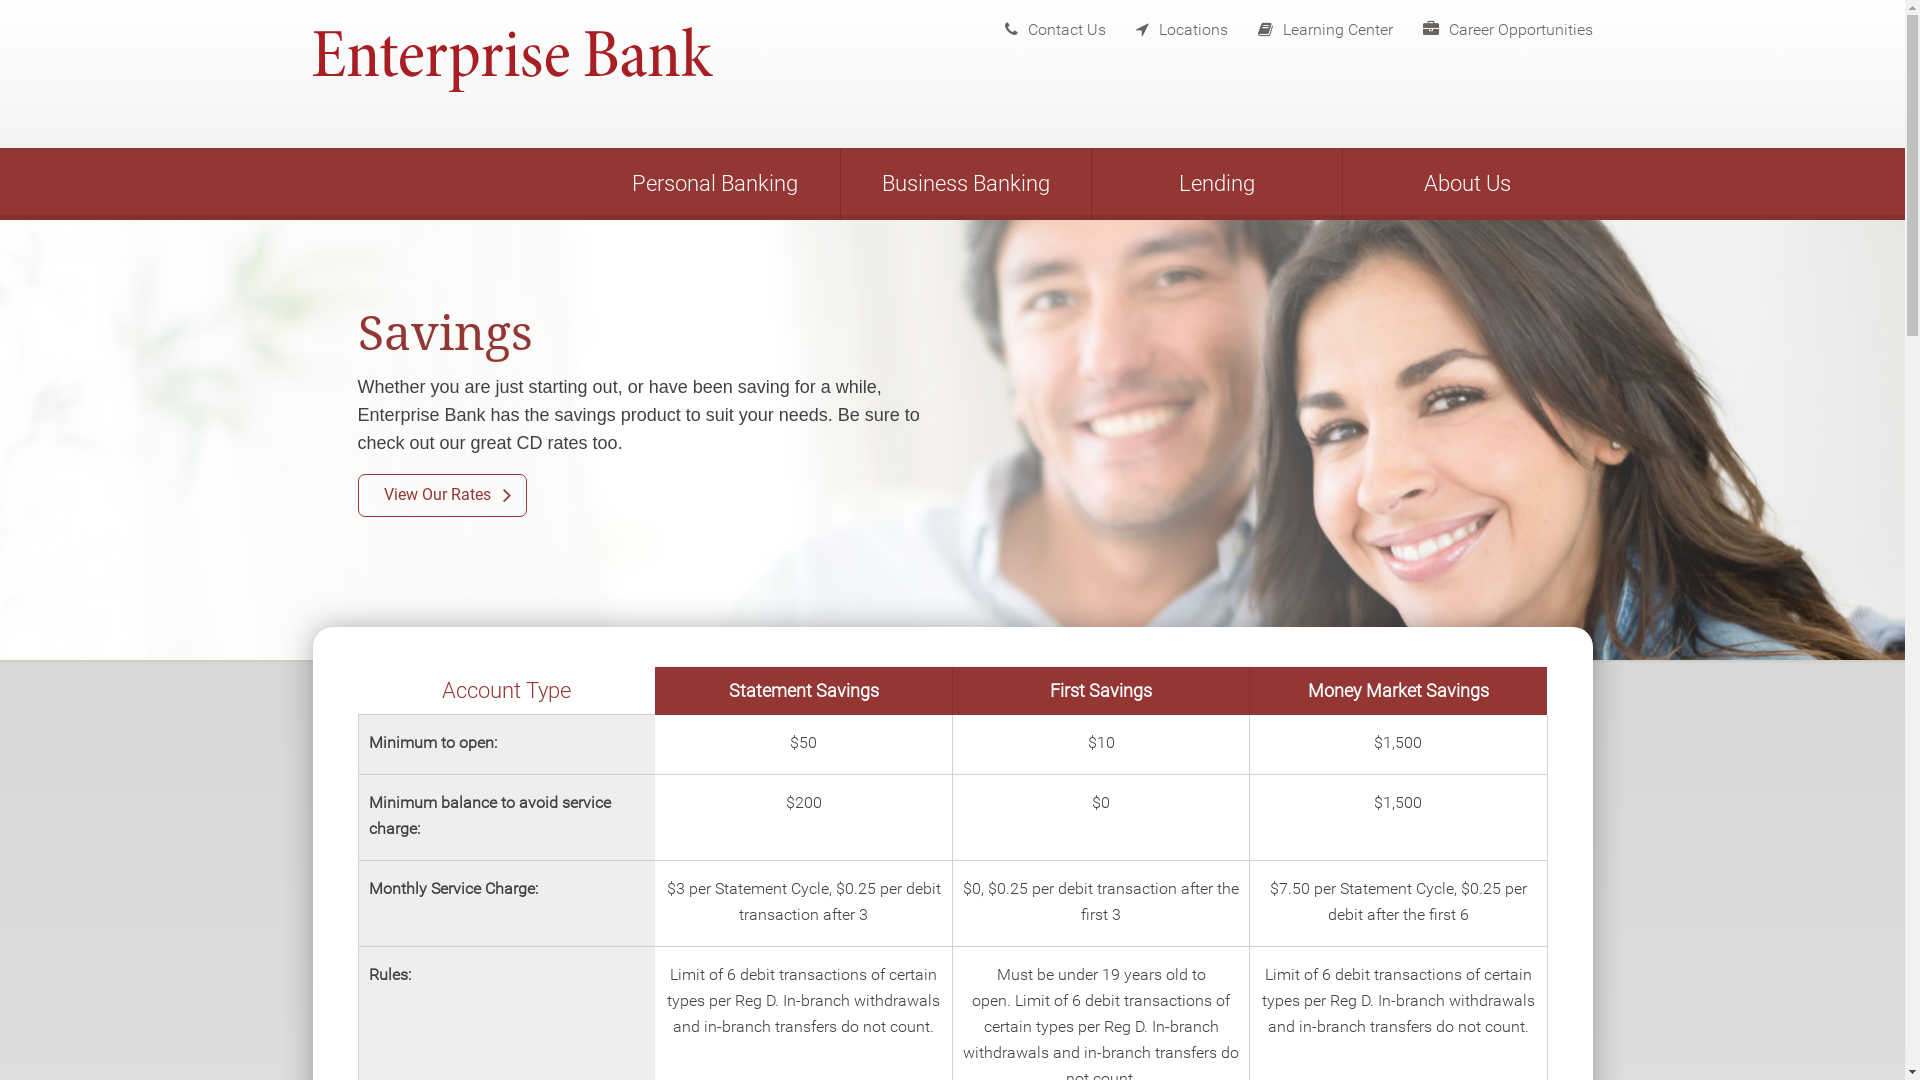  I want to click on 'About Us', so click(1342, 184).